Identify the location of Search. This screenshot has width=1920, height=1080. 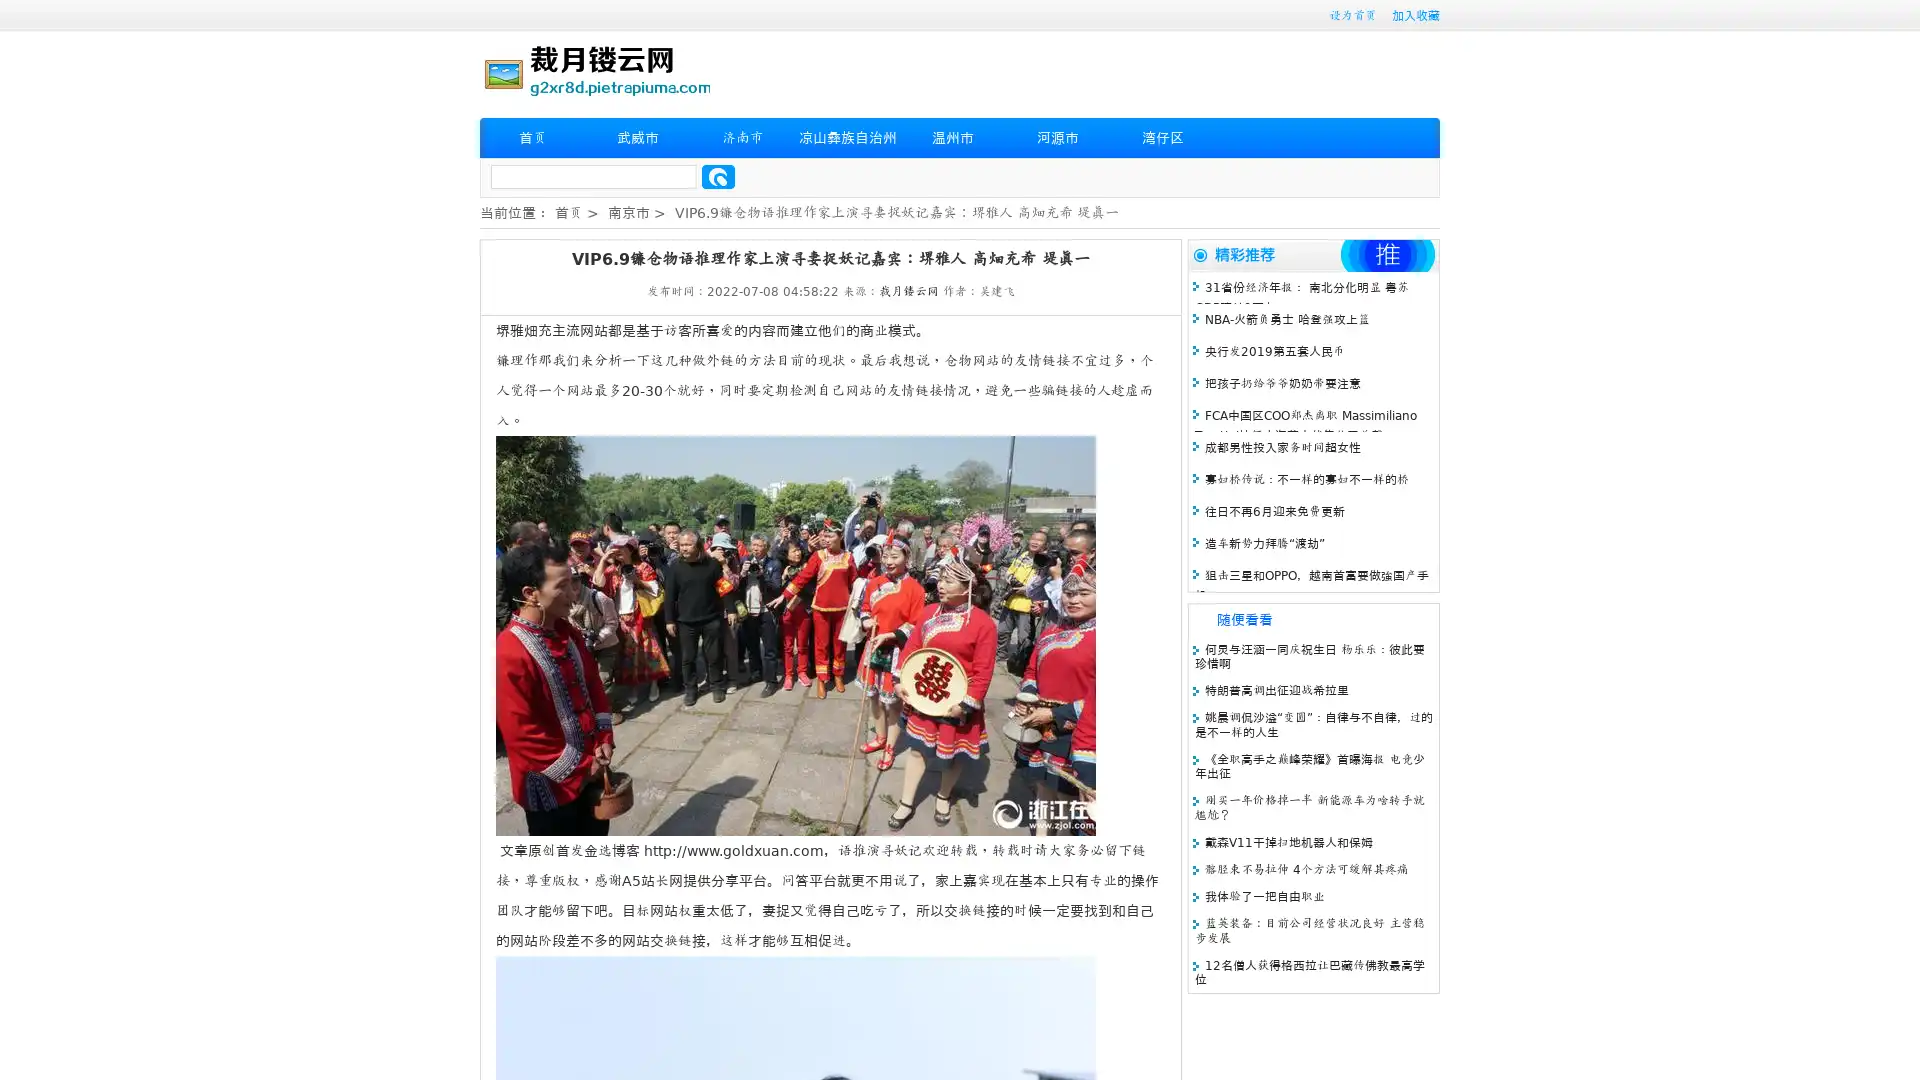
(718, 176).